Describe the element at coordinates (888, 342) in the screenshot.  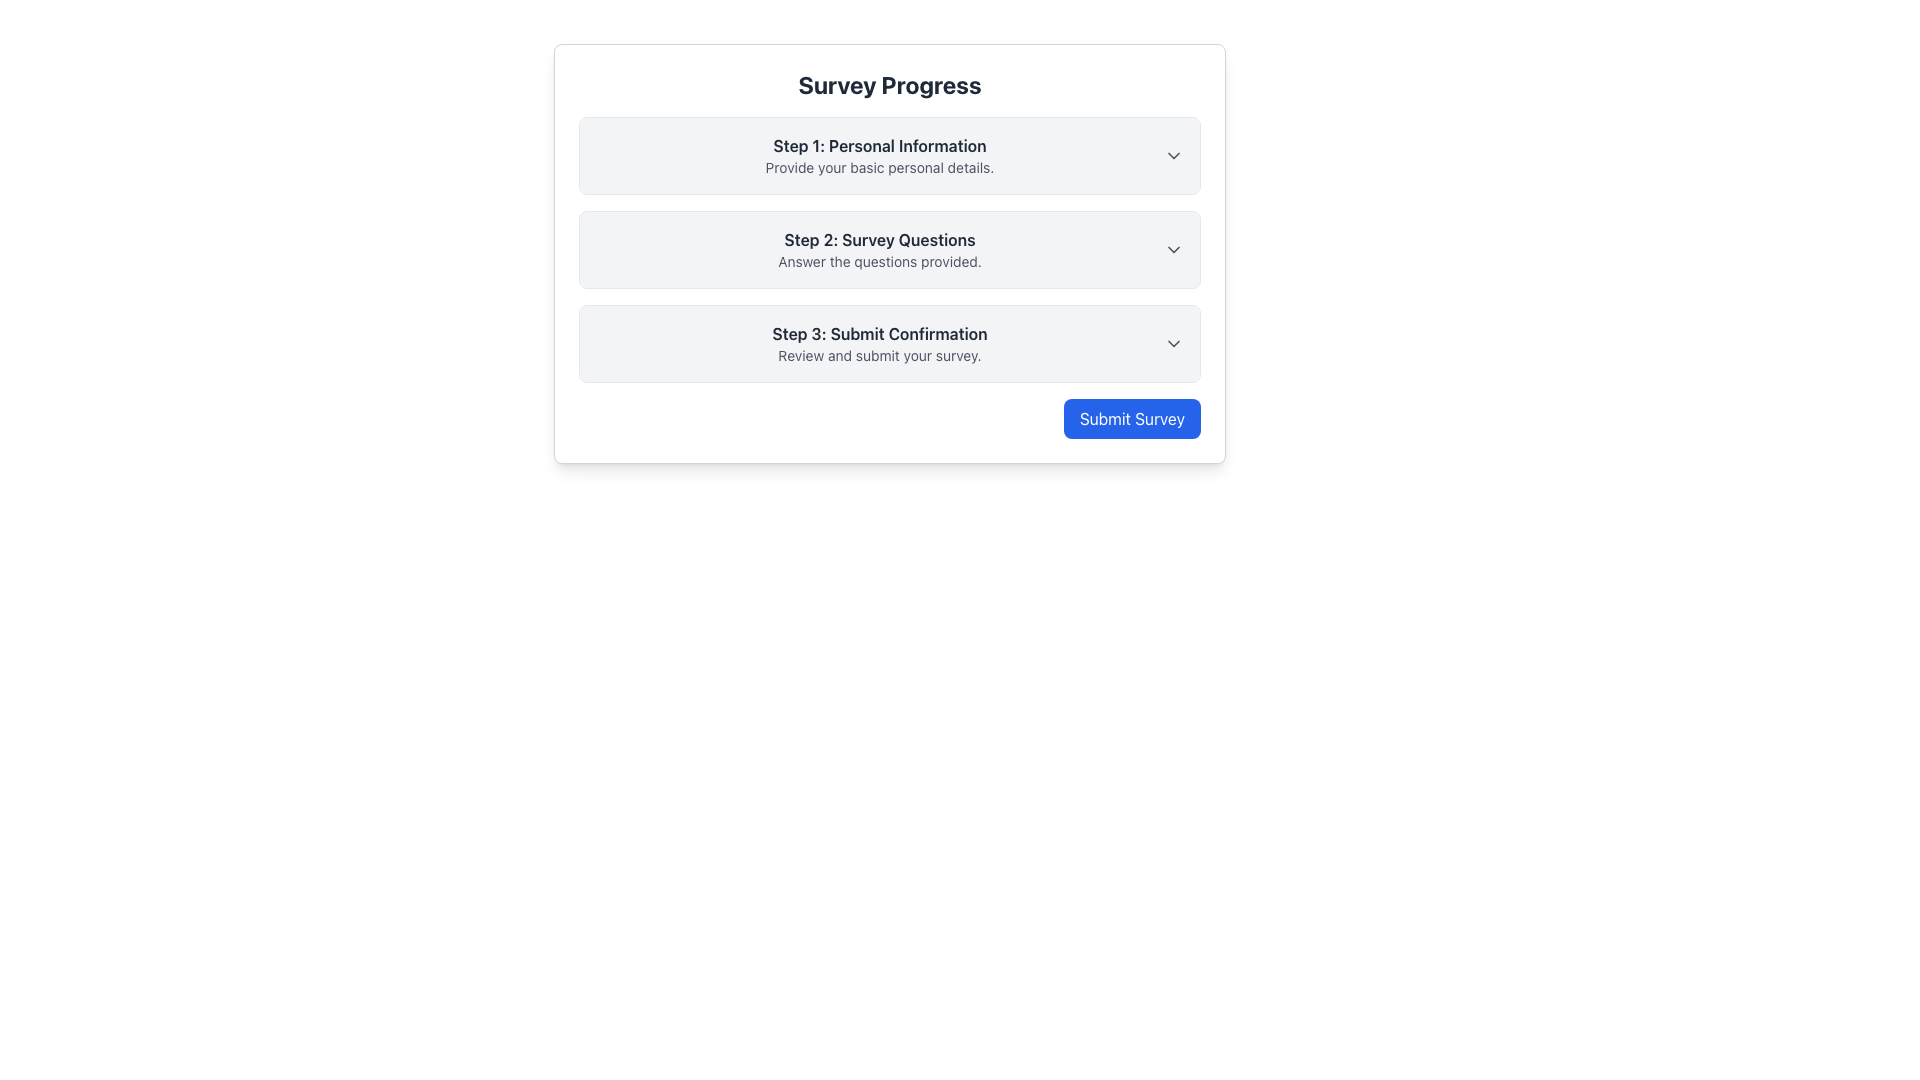
I see `the Step Indicator element that indicates the third step in the multi-step survey process located in the 'Survey Progress' section` at that location.